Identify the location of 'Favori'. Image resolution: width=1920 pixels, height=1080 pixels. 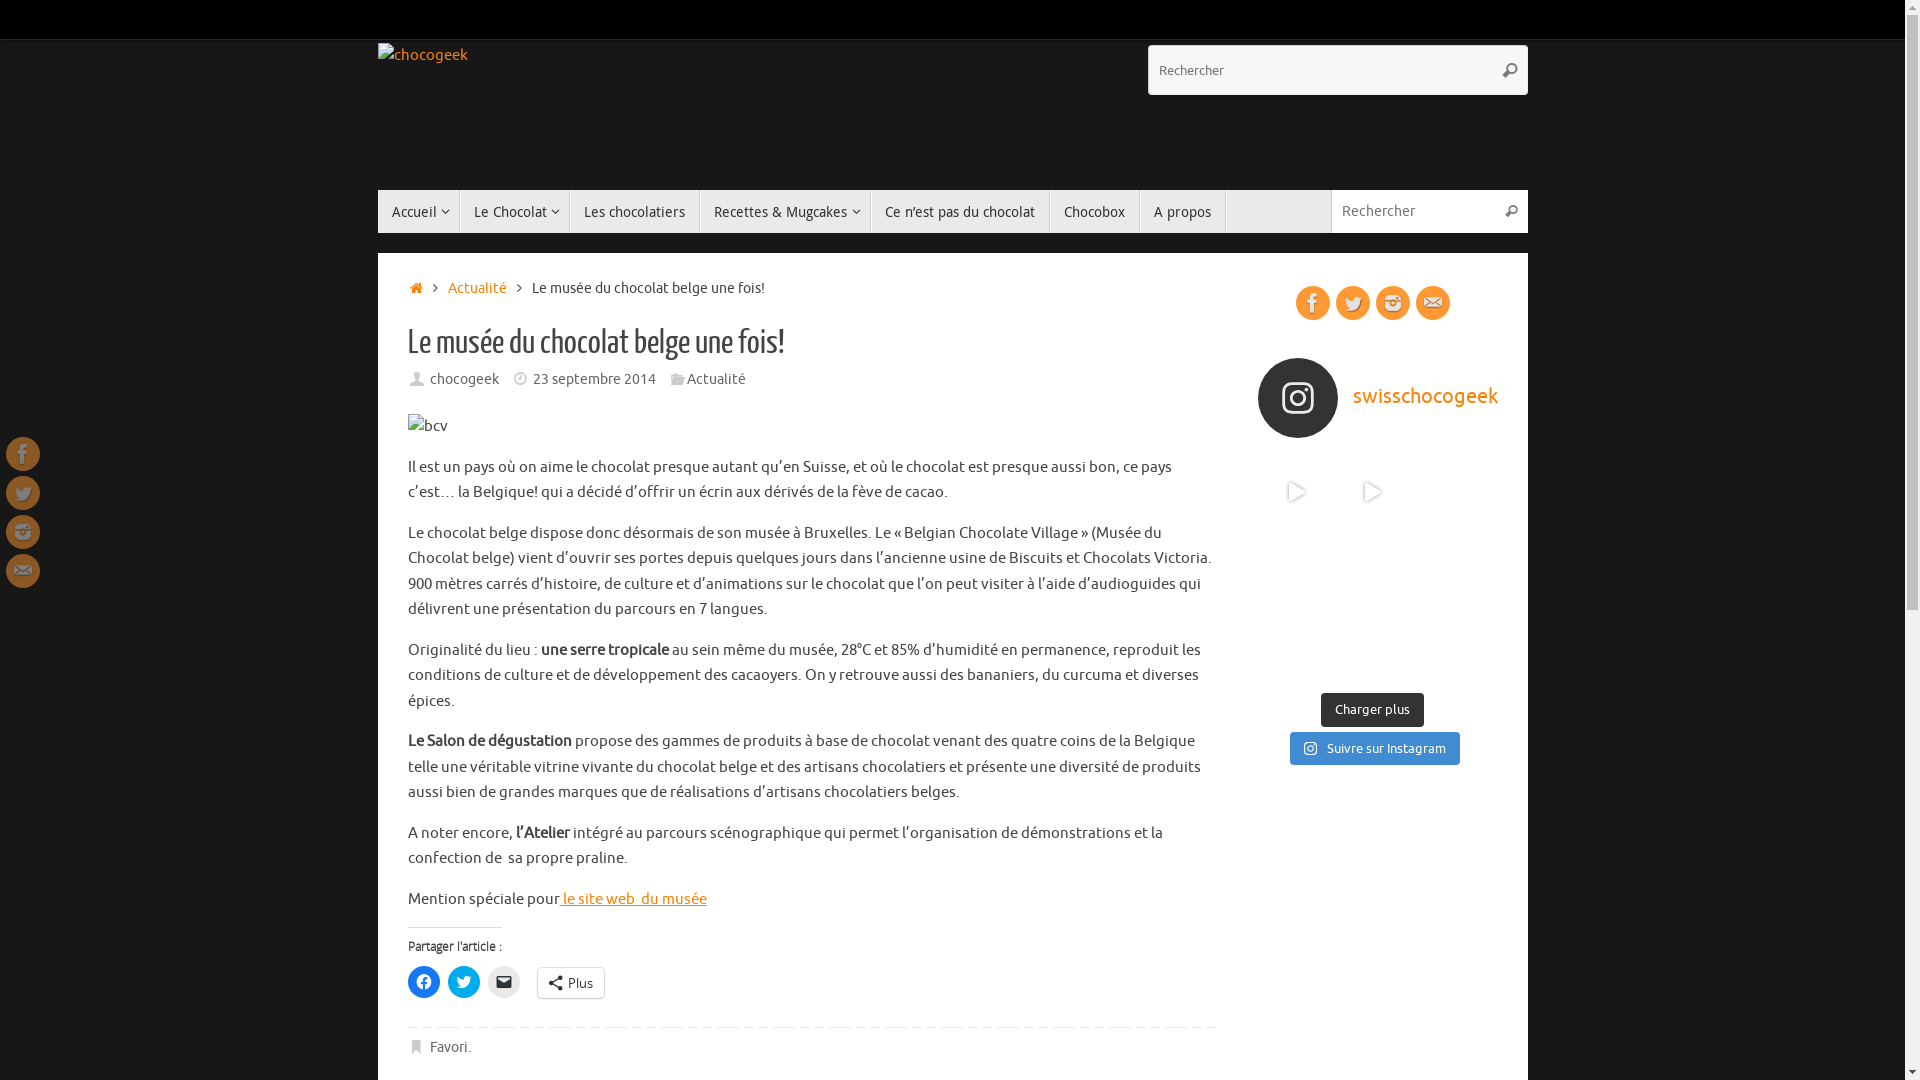
(448, 1046).